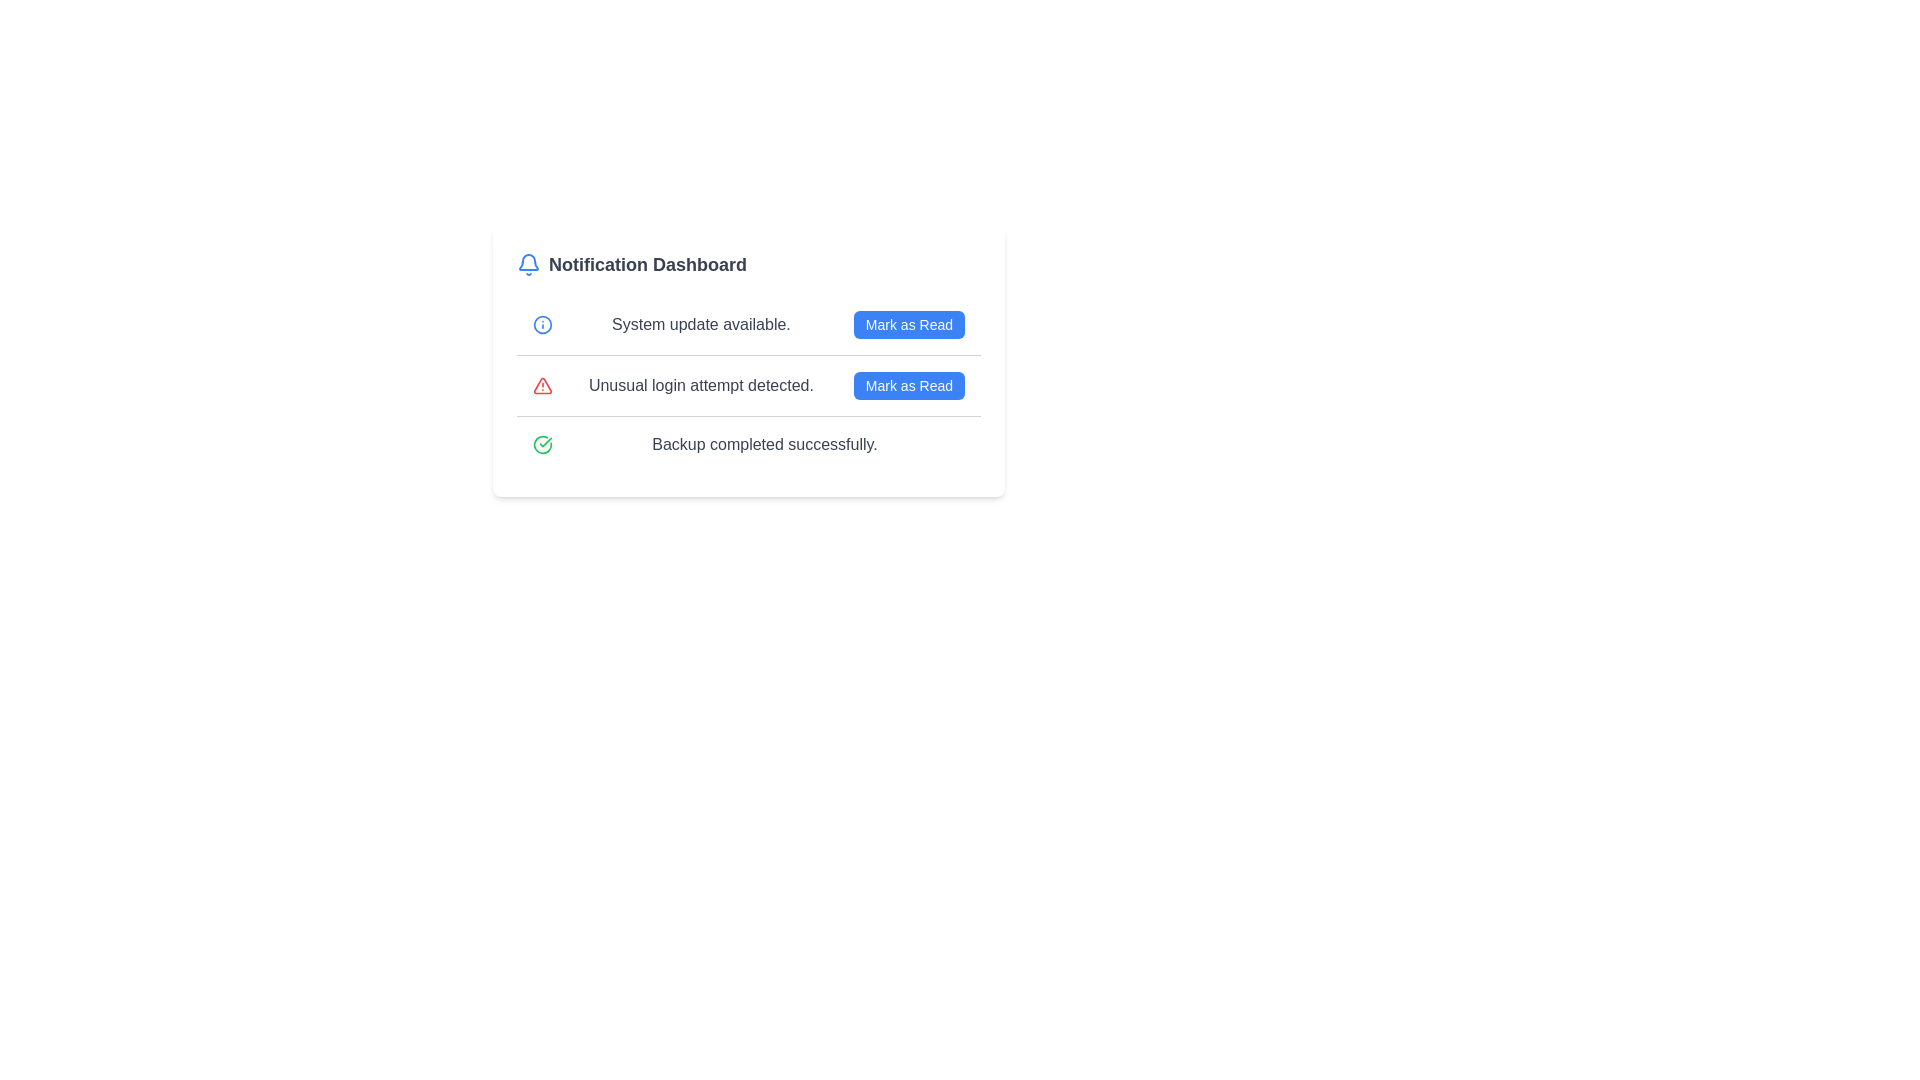  Describe the element at coordinates (747, 323) in the screenshot. I see `the Notification row displaying 'System update available.' by clicking on it for further context` at that location.